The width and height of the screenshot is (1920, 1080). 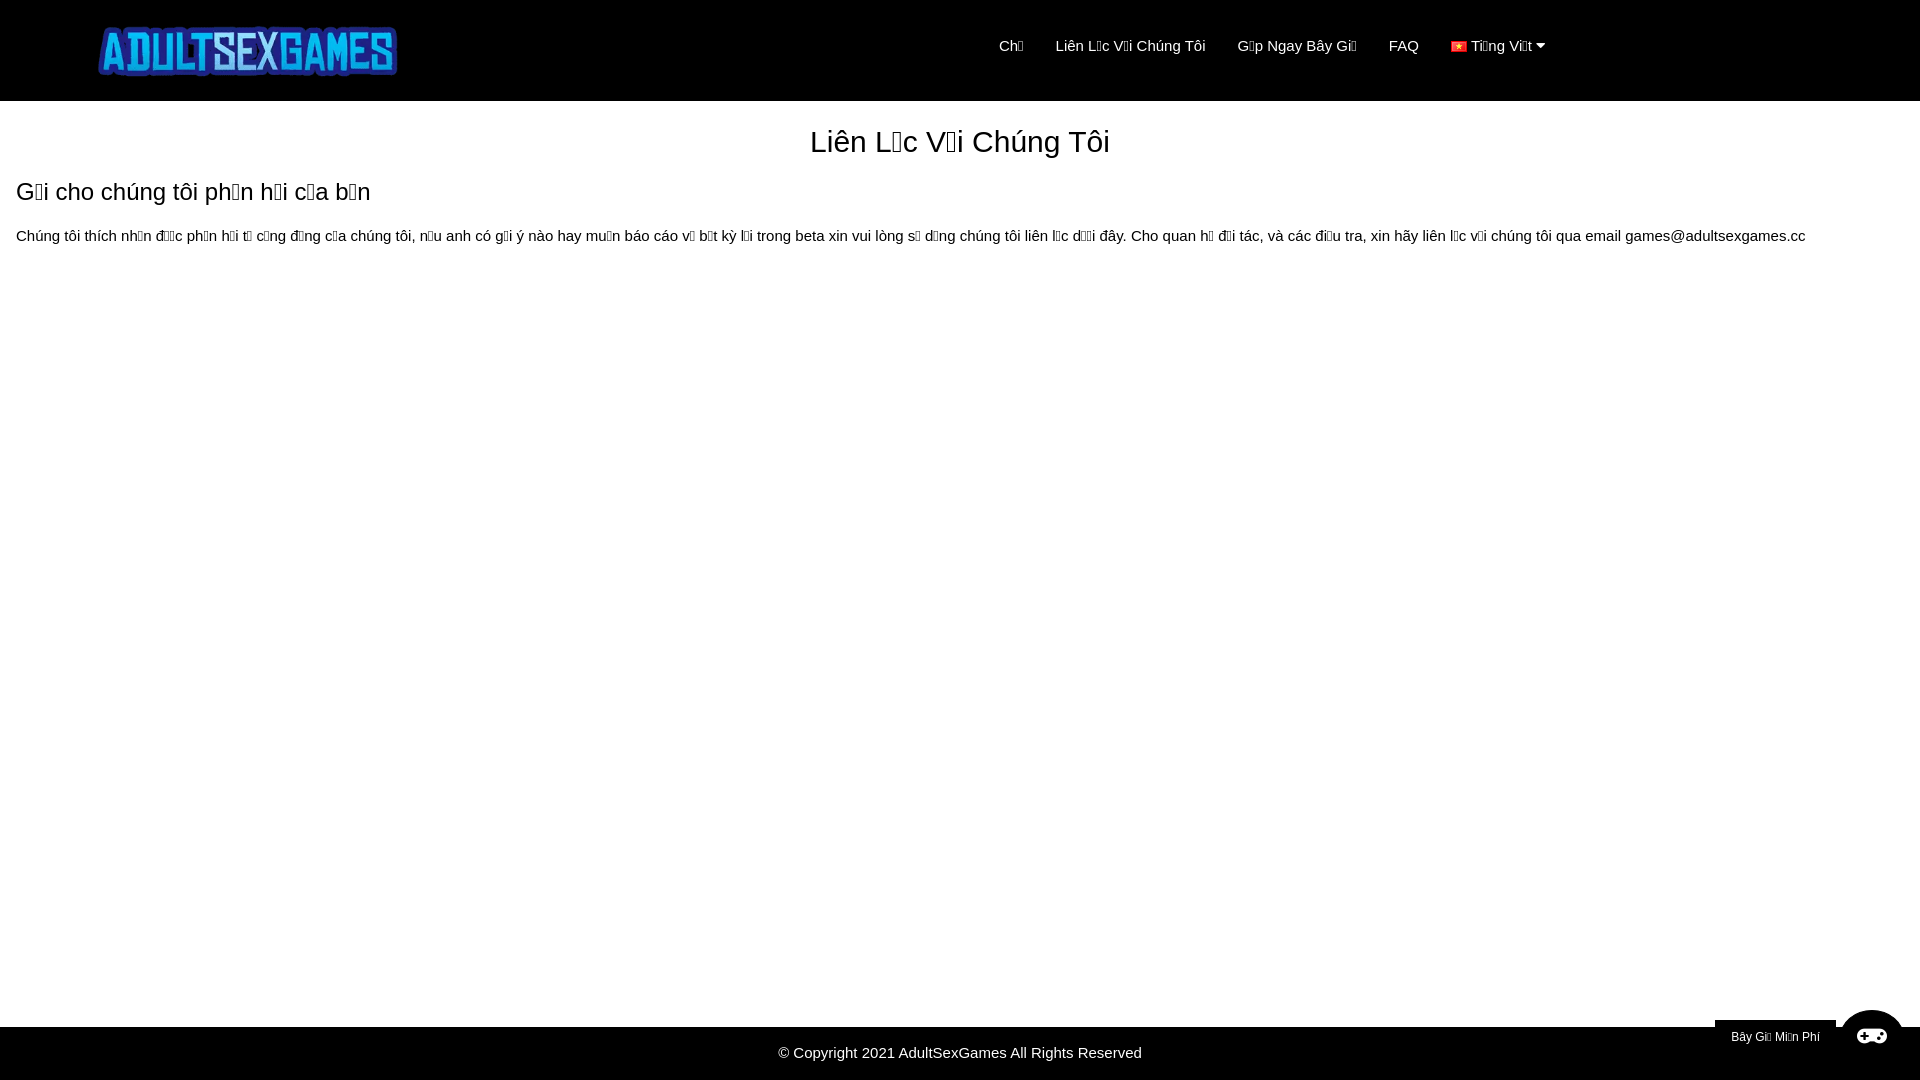 What do you see at coordinates (1402, 45) in the screenshot?
I see `'FAQ'` at bounding box center [1402, 45].